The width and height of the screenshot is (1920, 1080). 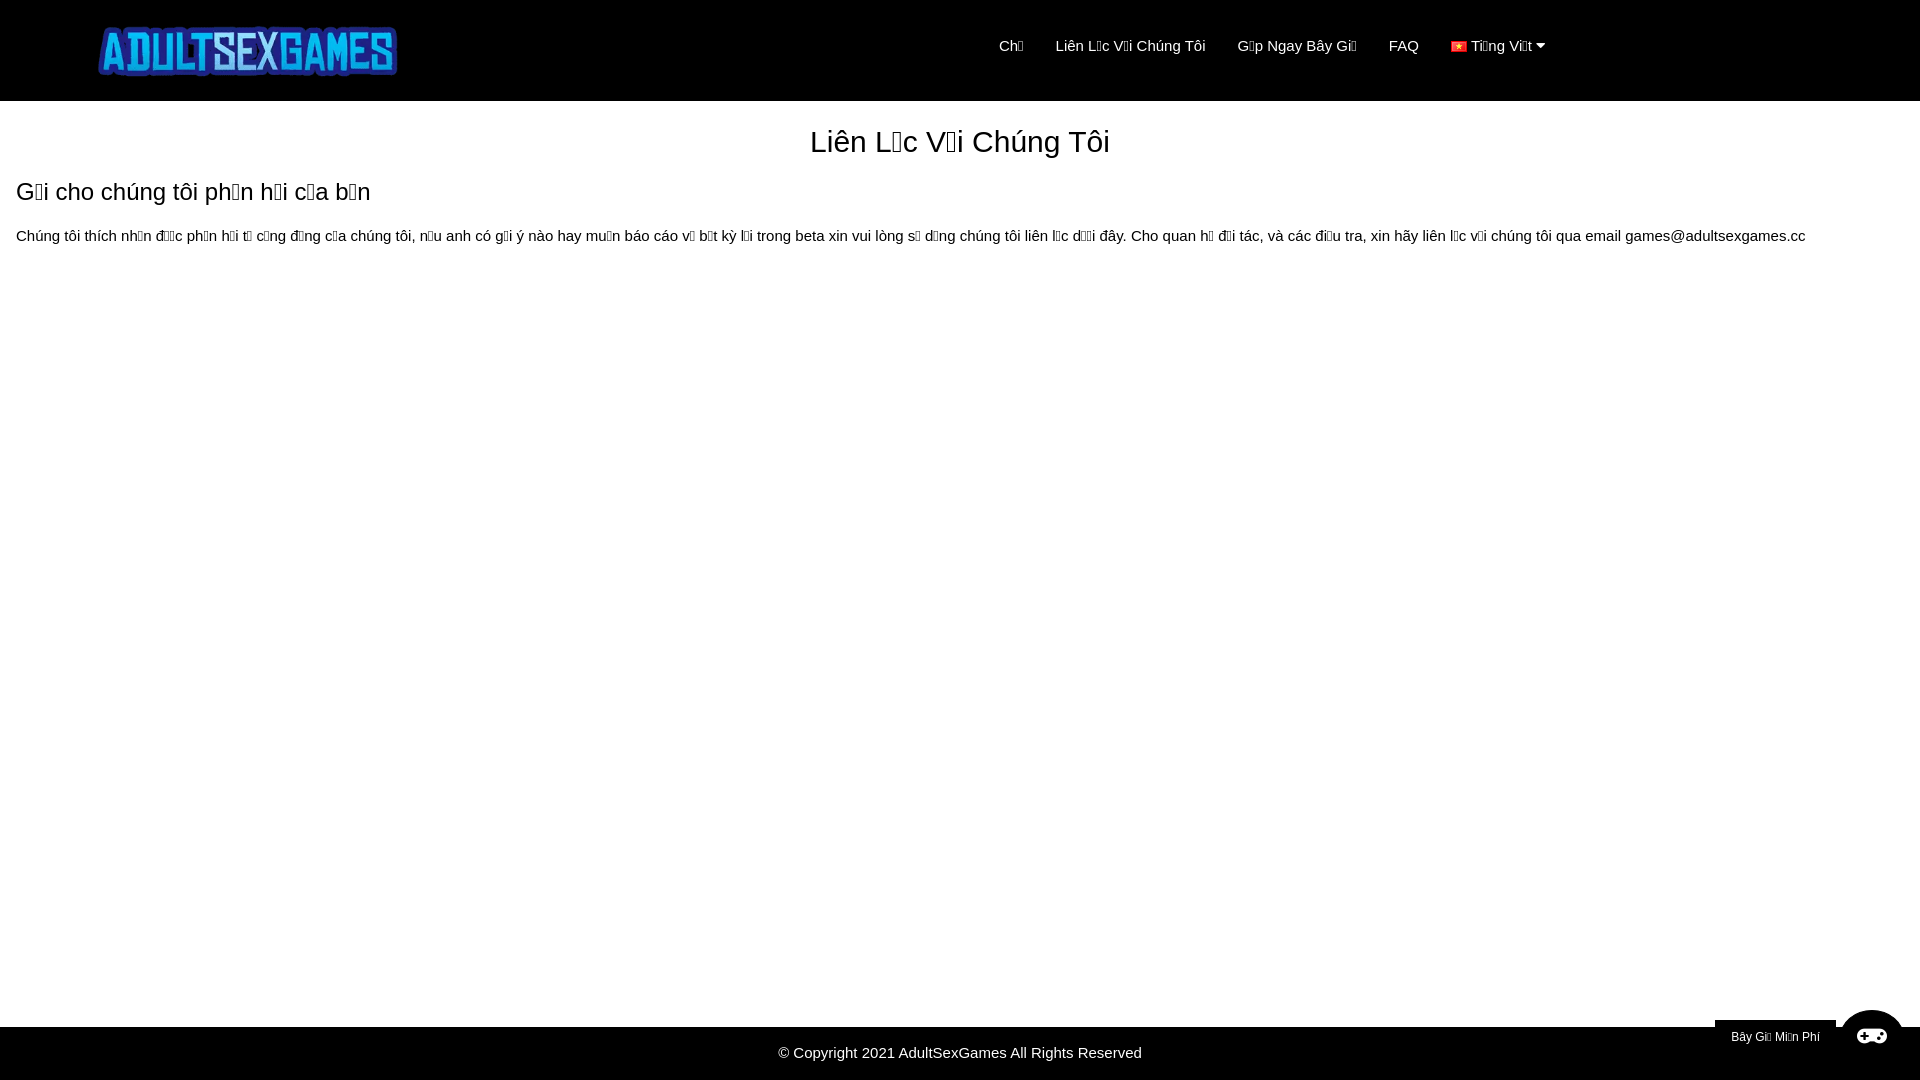 What do you see at coordinates (1402, 45) in the screenshot?
I see `'FAQ'` at bounding box center [1402, 45].